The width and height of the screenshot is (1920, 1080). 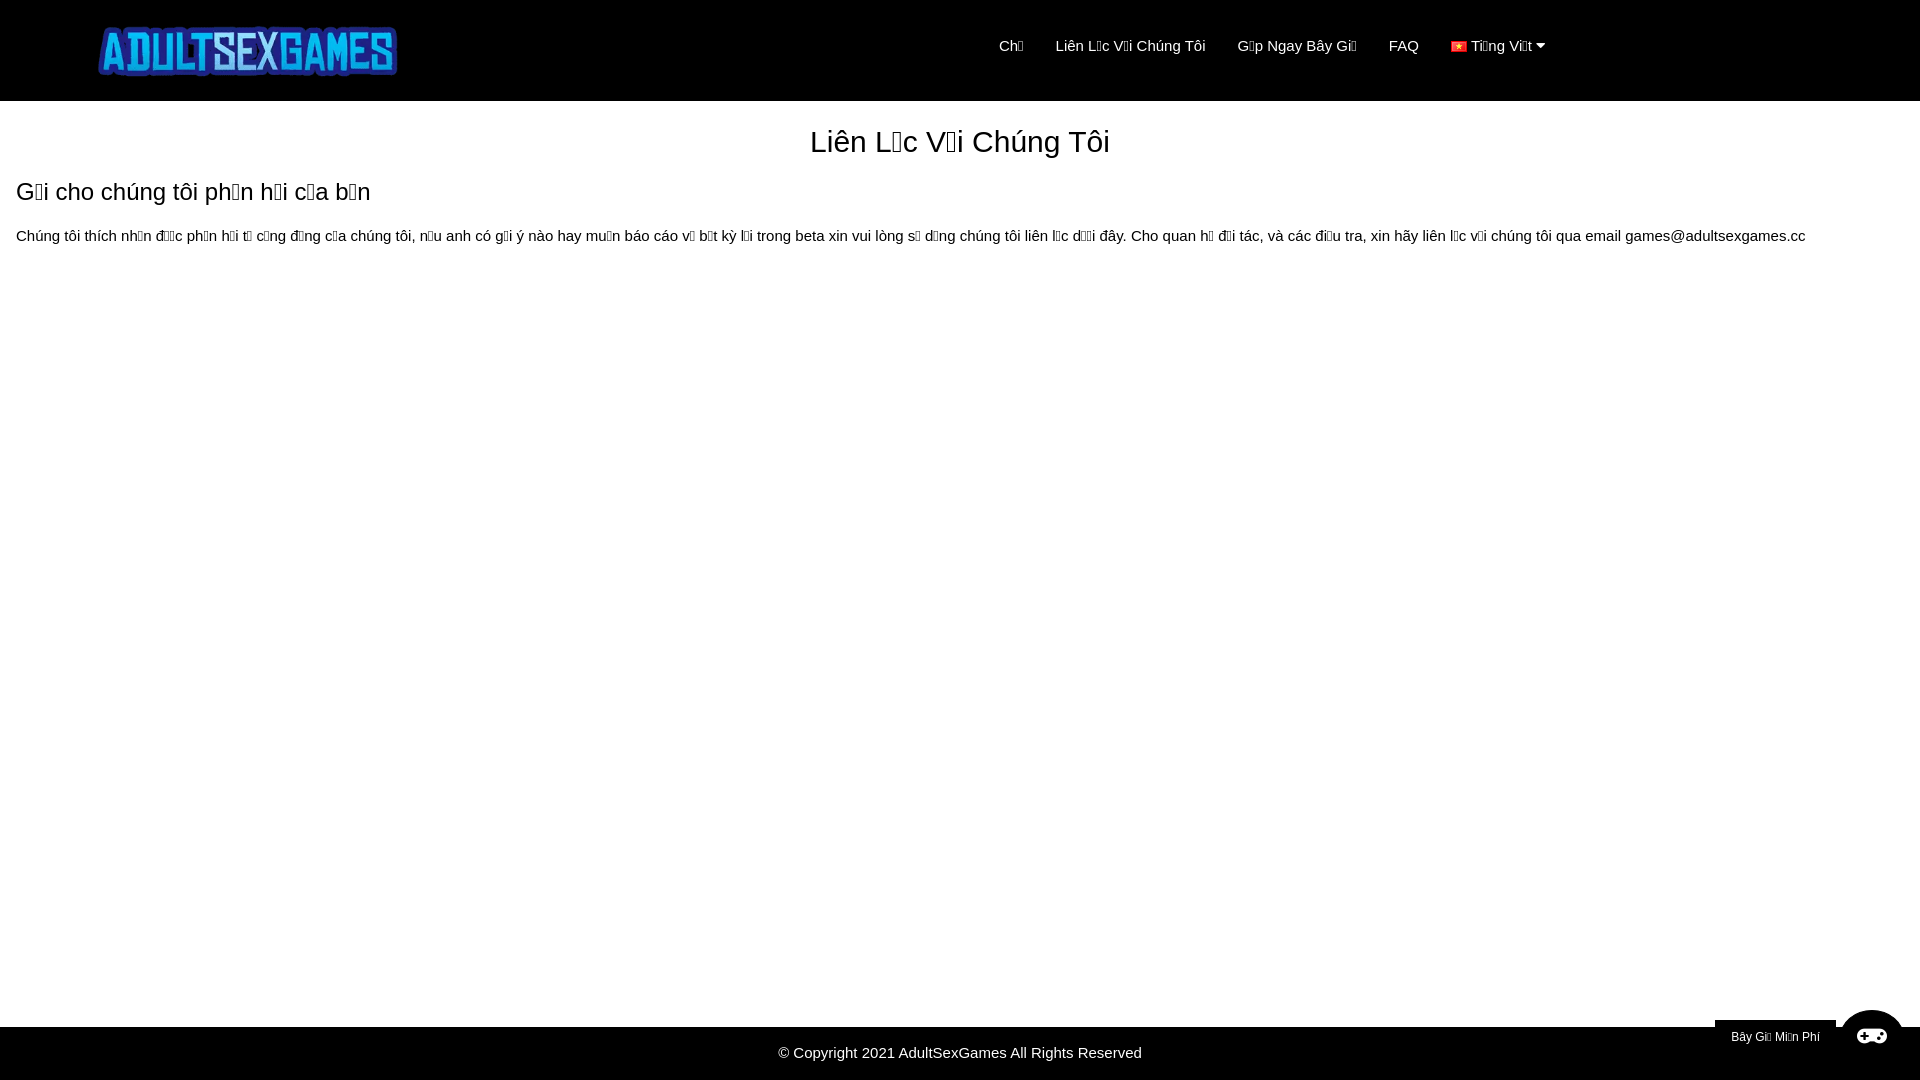 What do you see at coordinates (1402, 45) in the screenshot?
I see `'FAQ'` at bounding box center [1402, 45].